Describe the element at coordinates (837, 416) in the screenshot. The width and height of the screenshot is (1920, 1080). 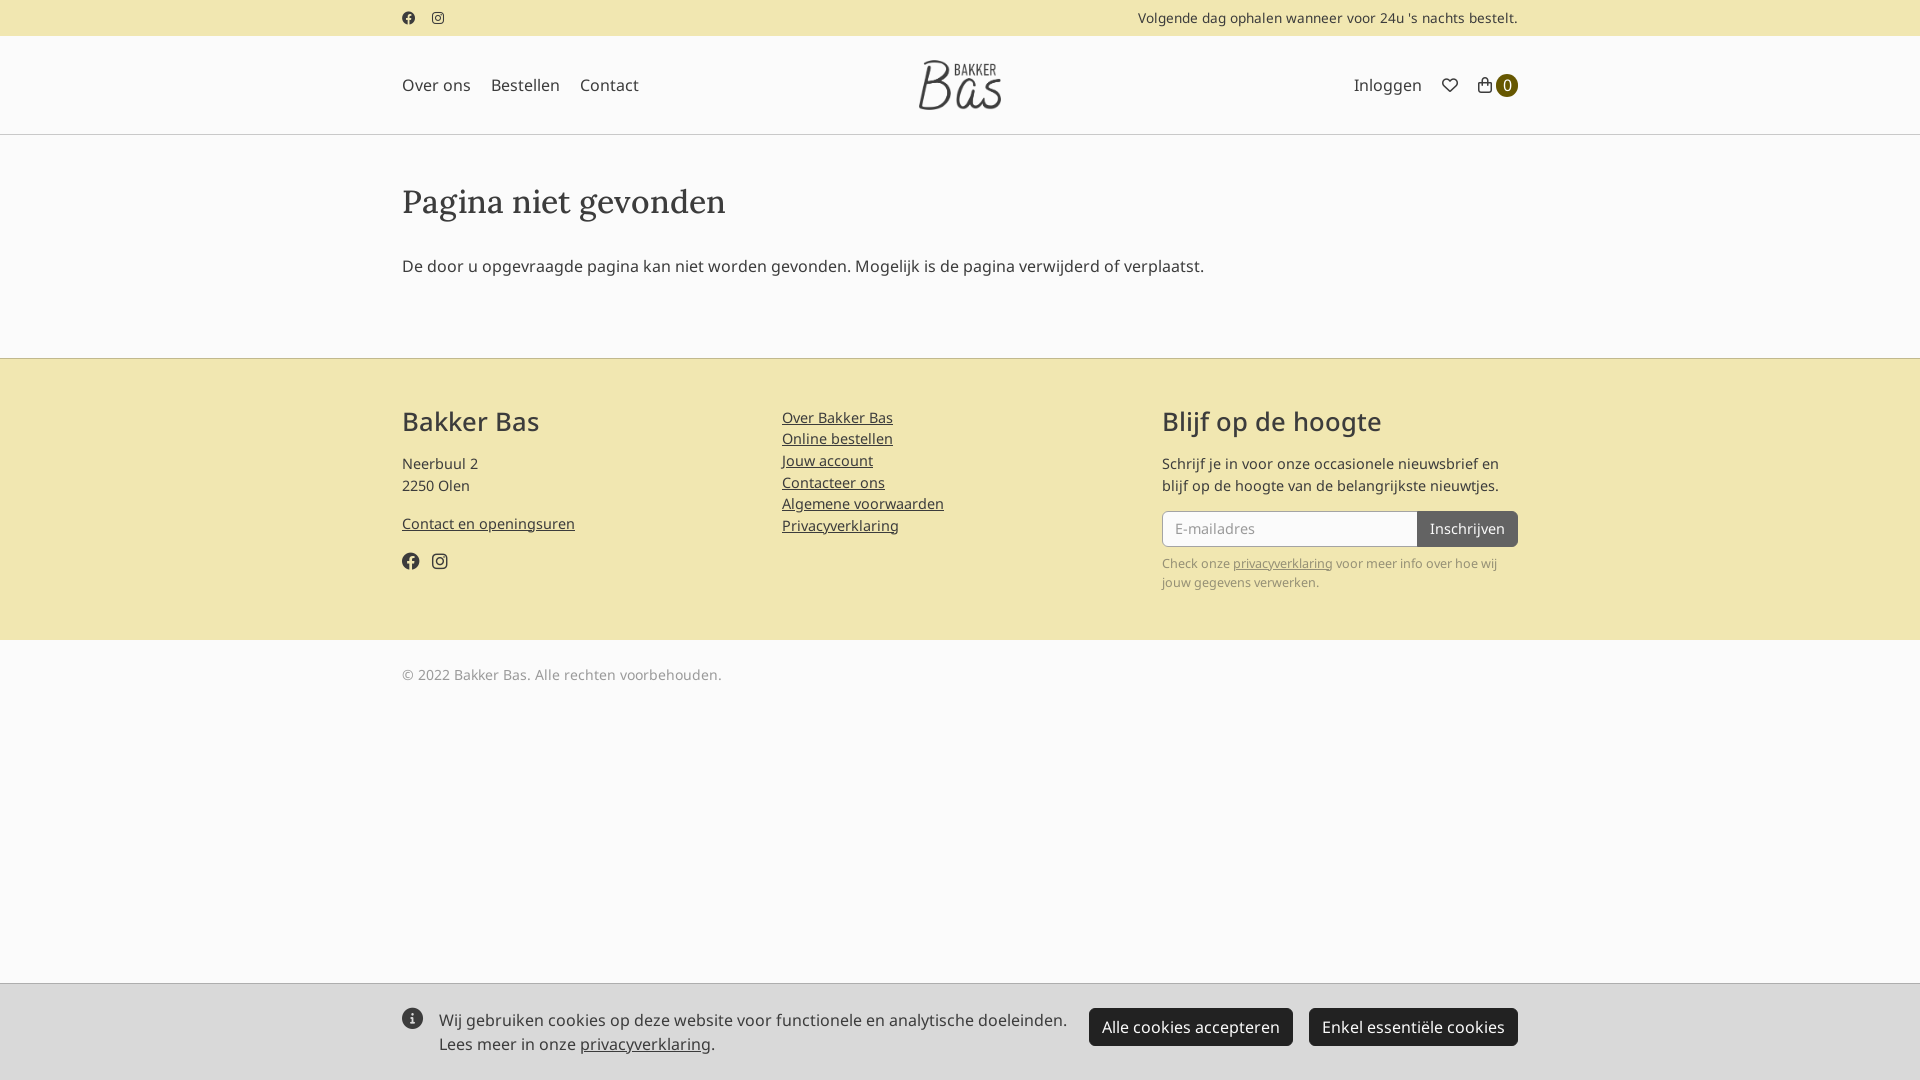
I see `'Over Bakker Bas'` at that location.